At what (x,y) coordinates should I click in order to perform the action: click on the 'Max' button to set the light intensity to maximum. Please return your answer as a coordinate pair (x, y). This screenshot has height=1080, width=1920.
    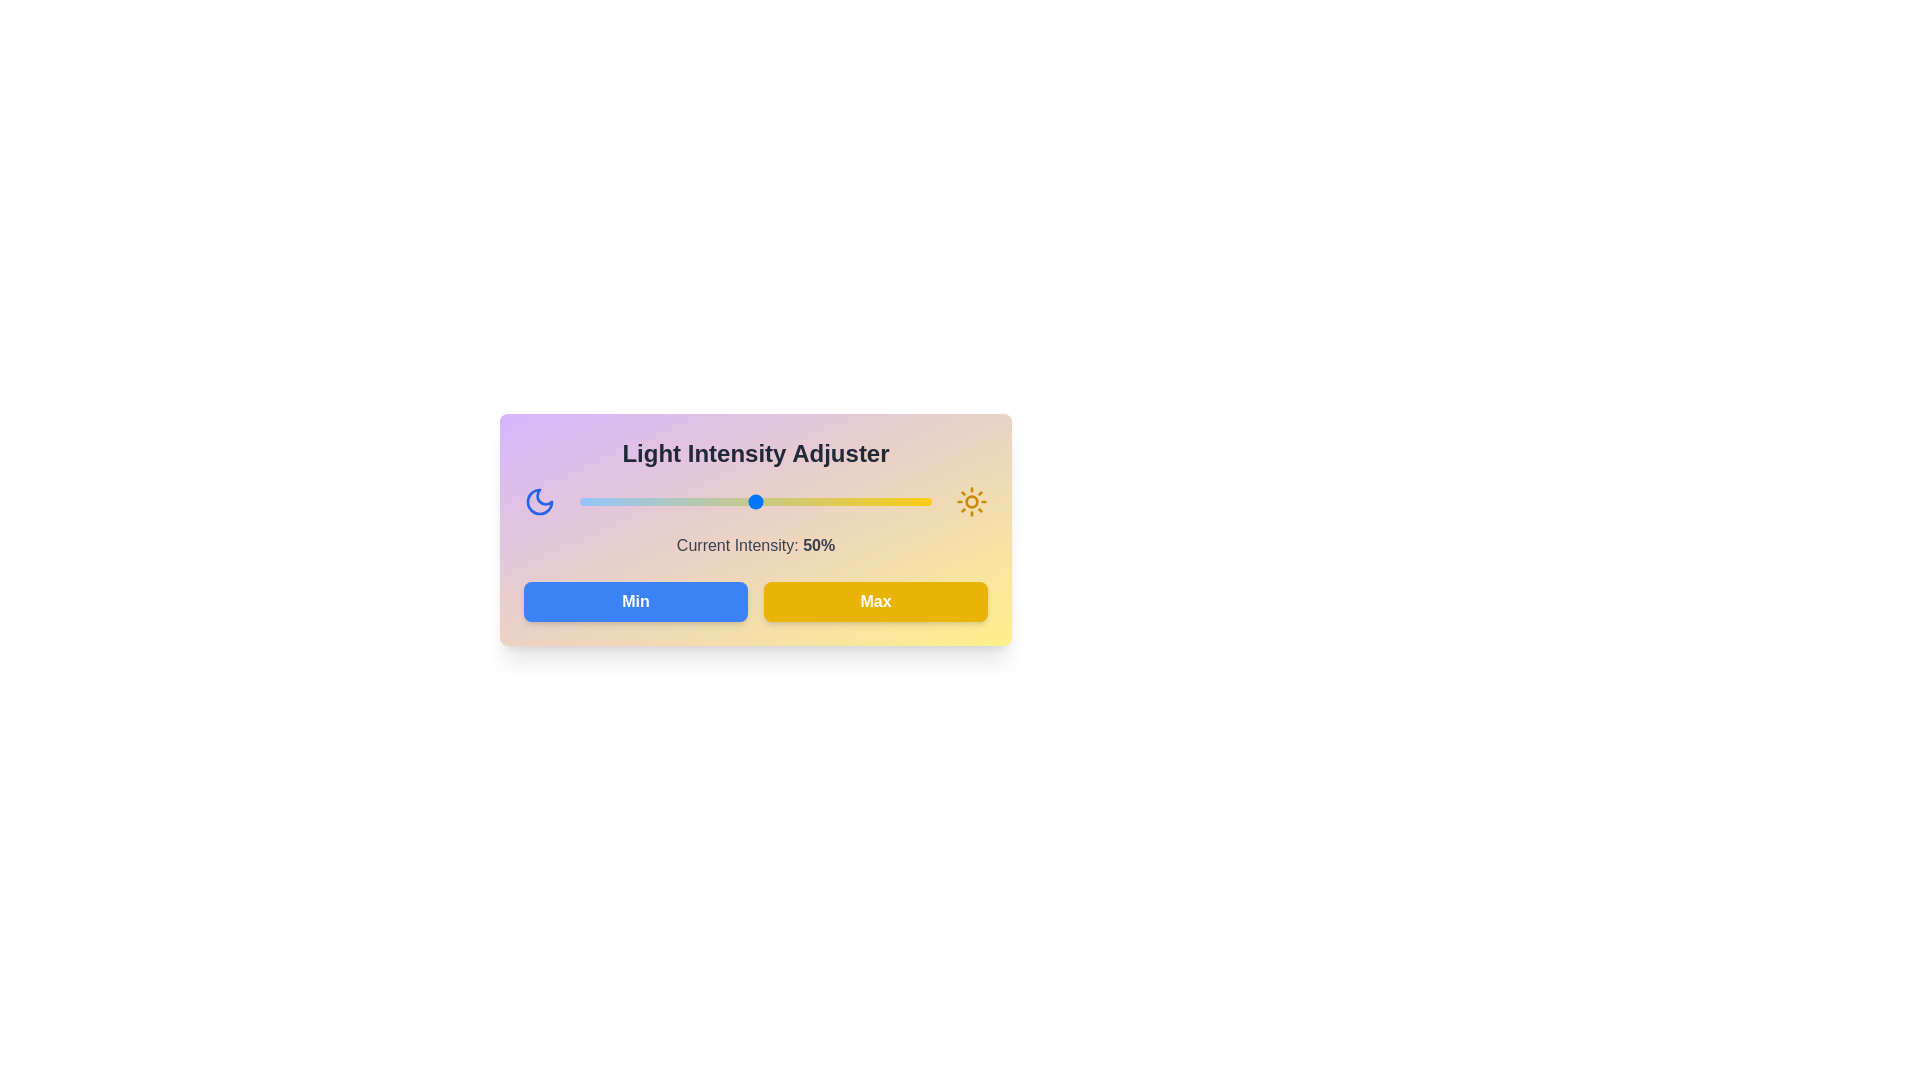
    Looking at the image, I should click on (875, 600).